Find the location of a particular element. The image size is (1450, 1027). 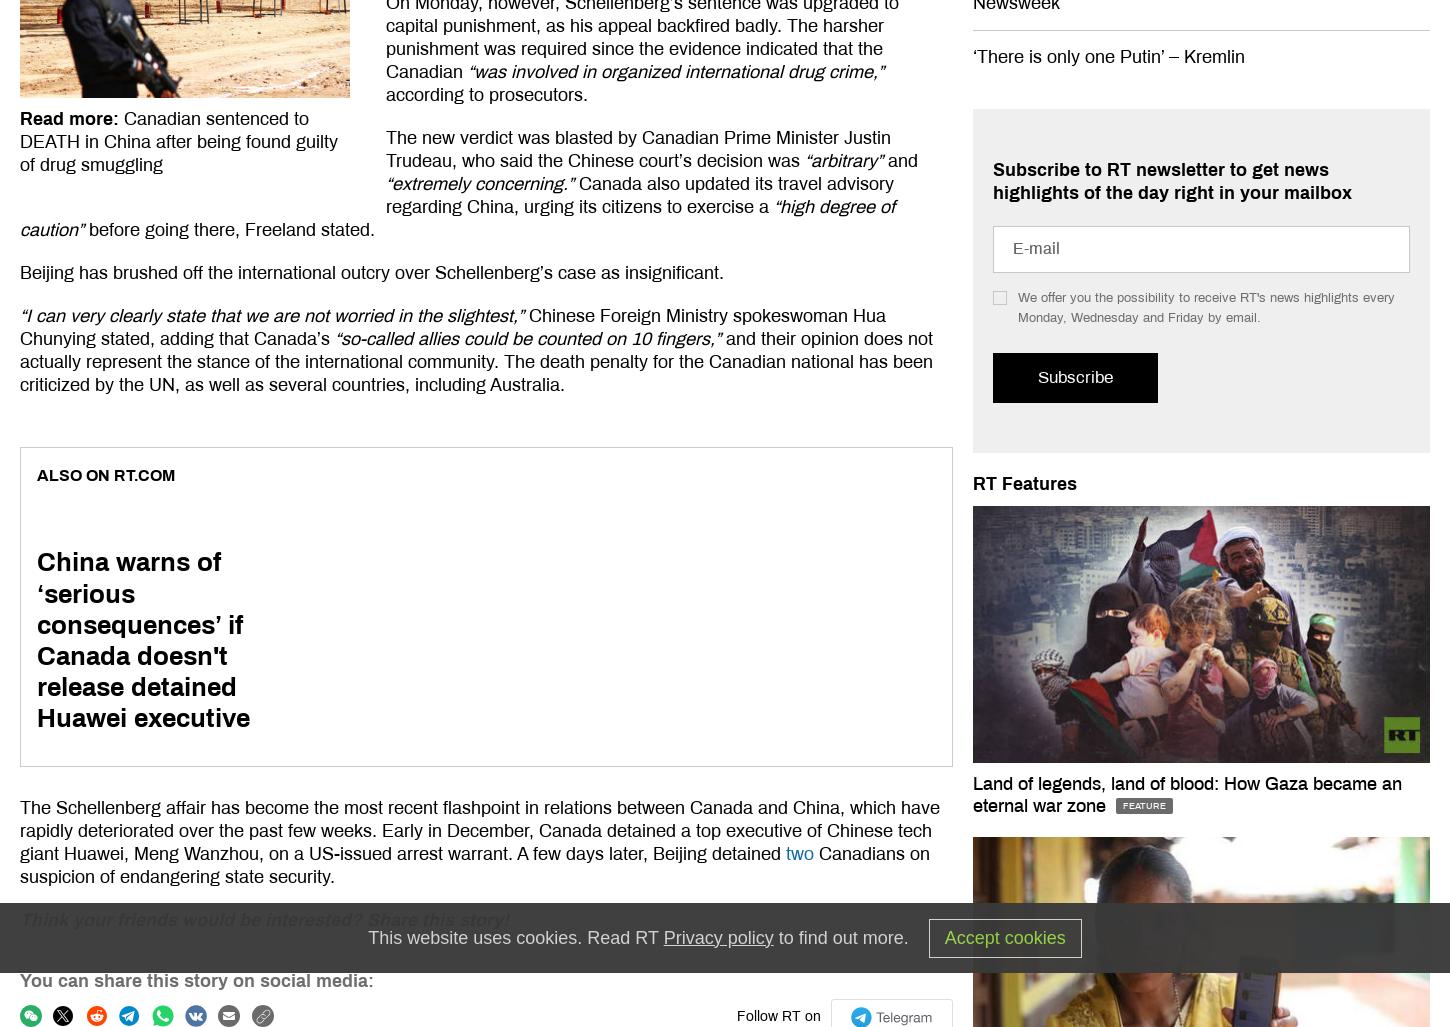

'Canadian sentenced to DEATH in China after being found guilty of drug smuggling' is located at coordinates (177, 142).